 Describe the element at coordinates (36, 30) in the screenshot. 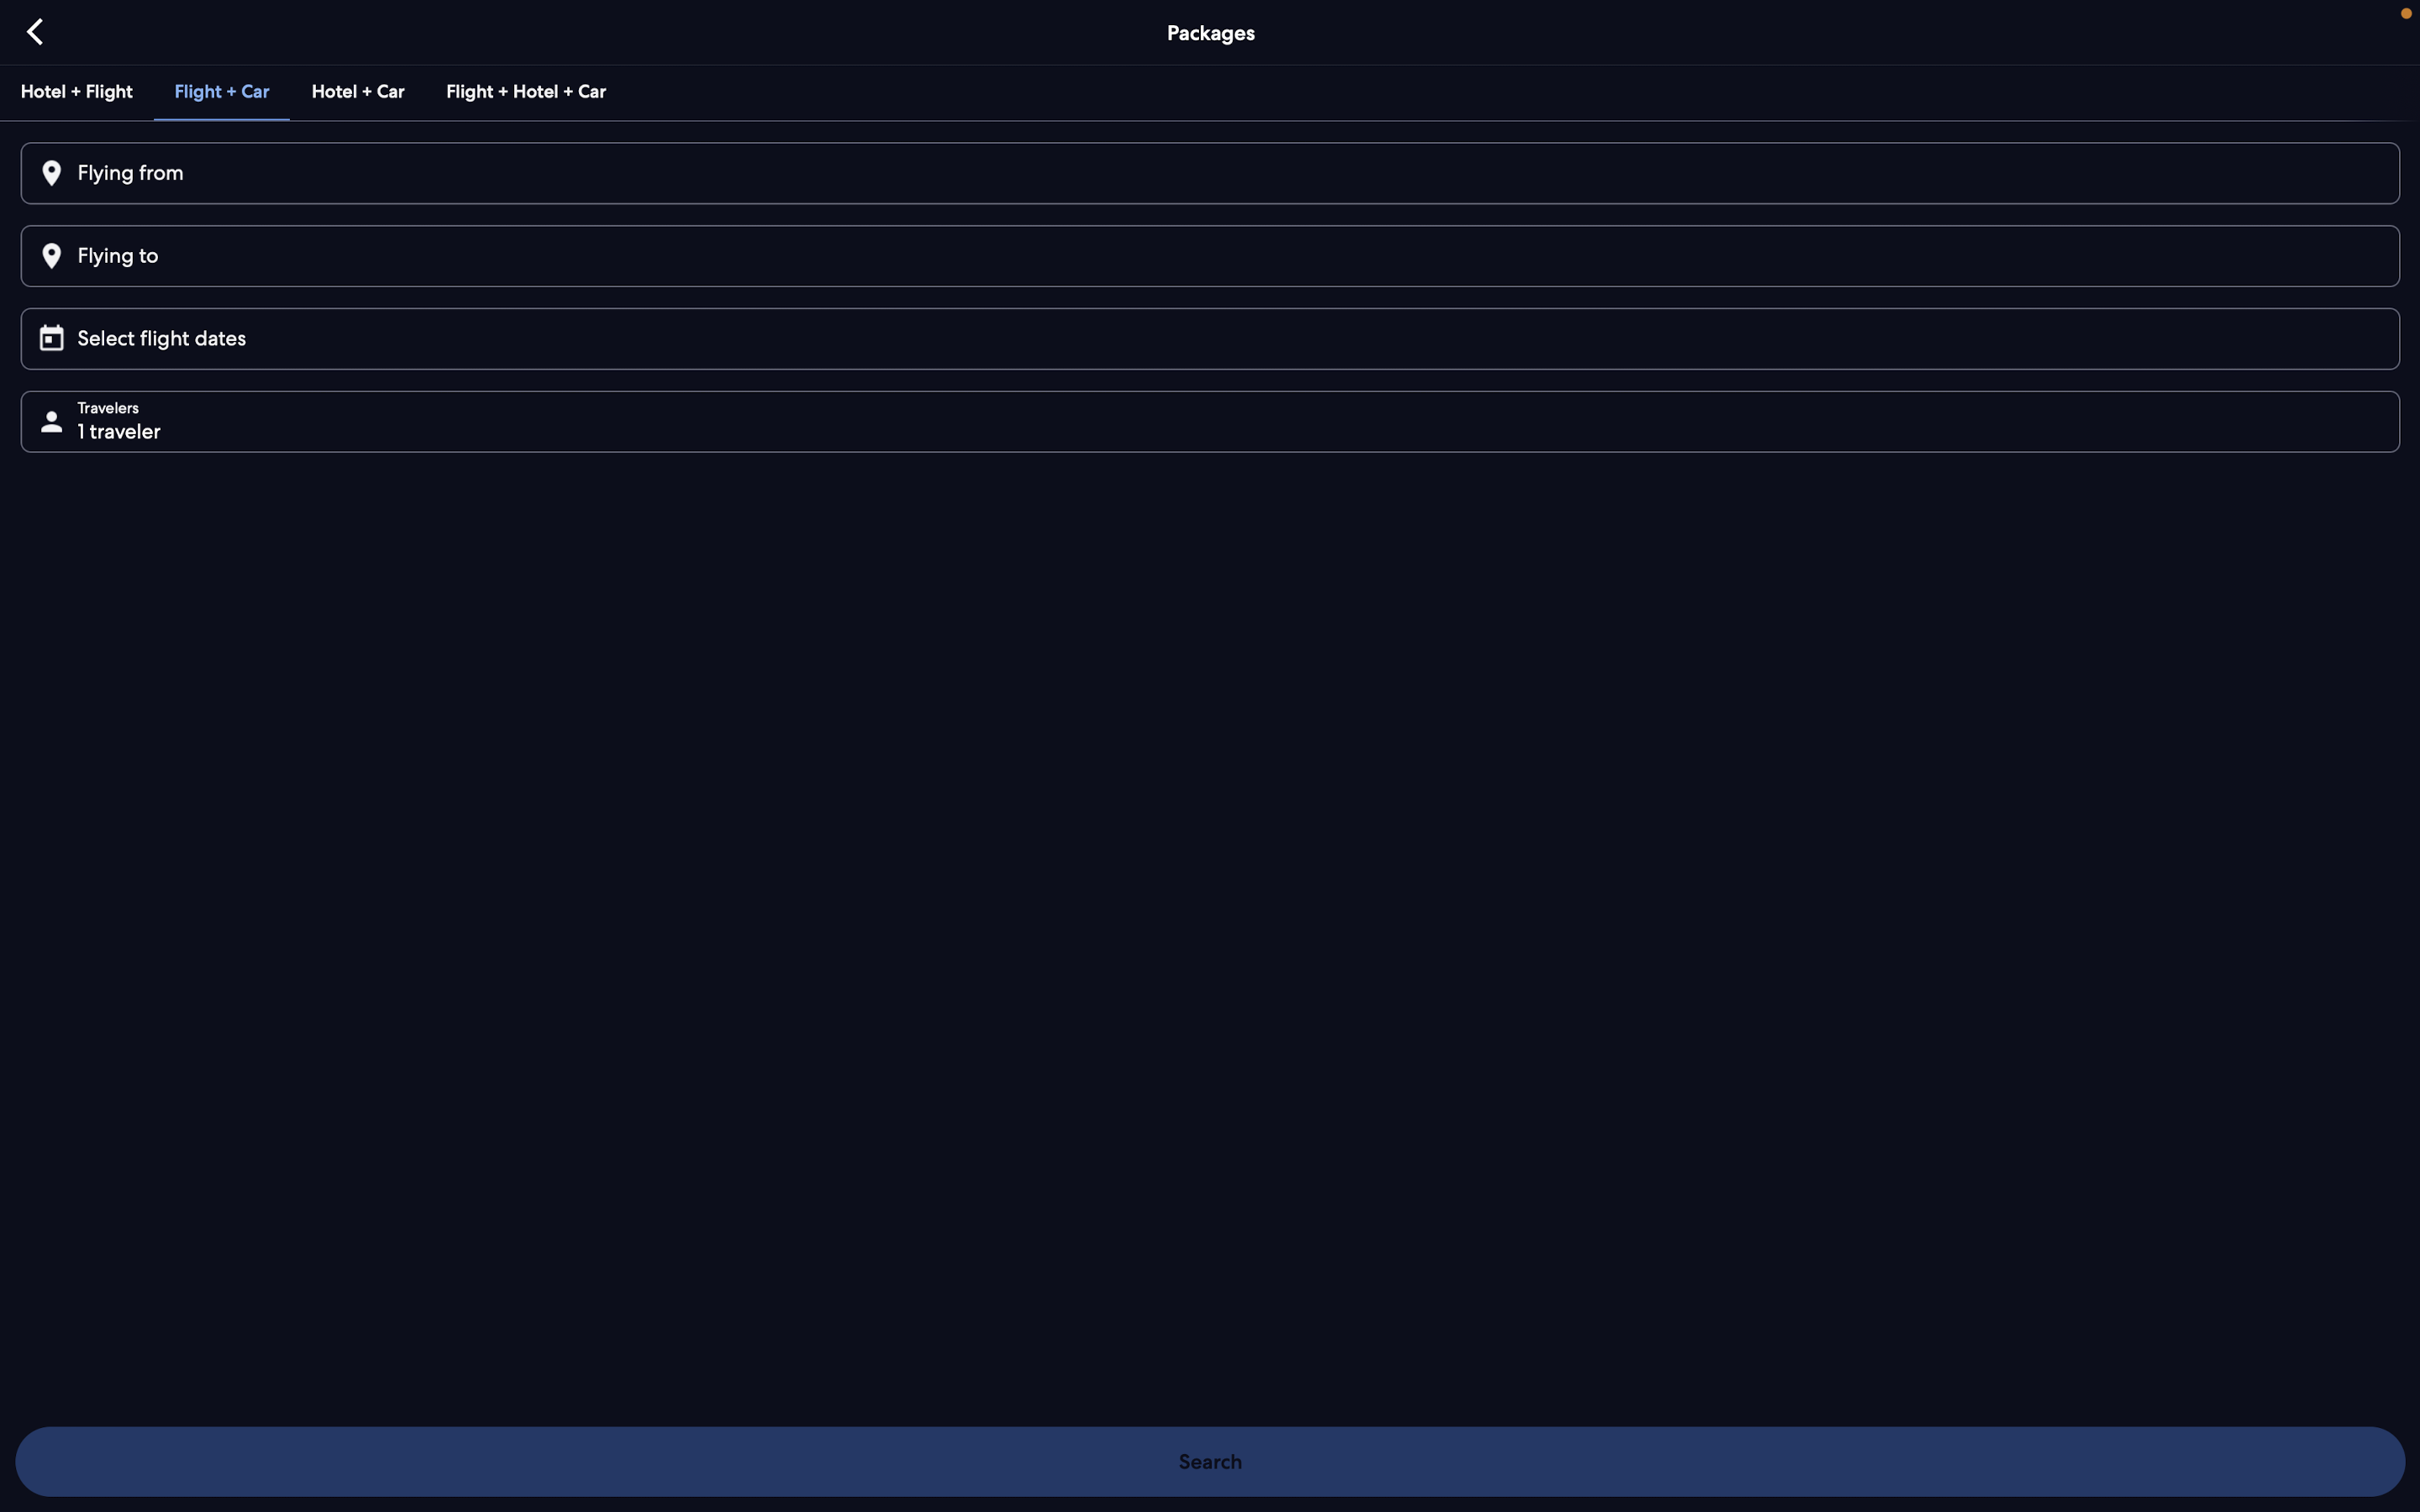

I see `Go backward to the last page` at that location.